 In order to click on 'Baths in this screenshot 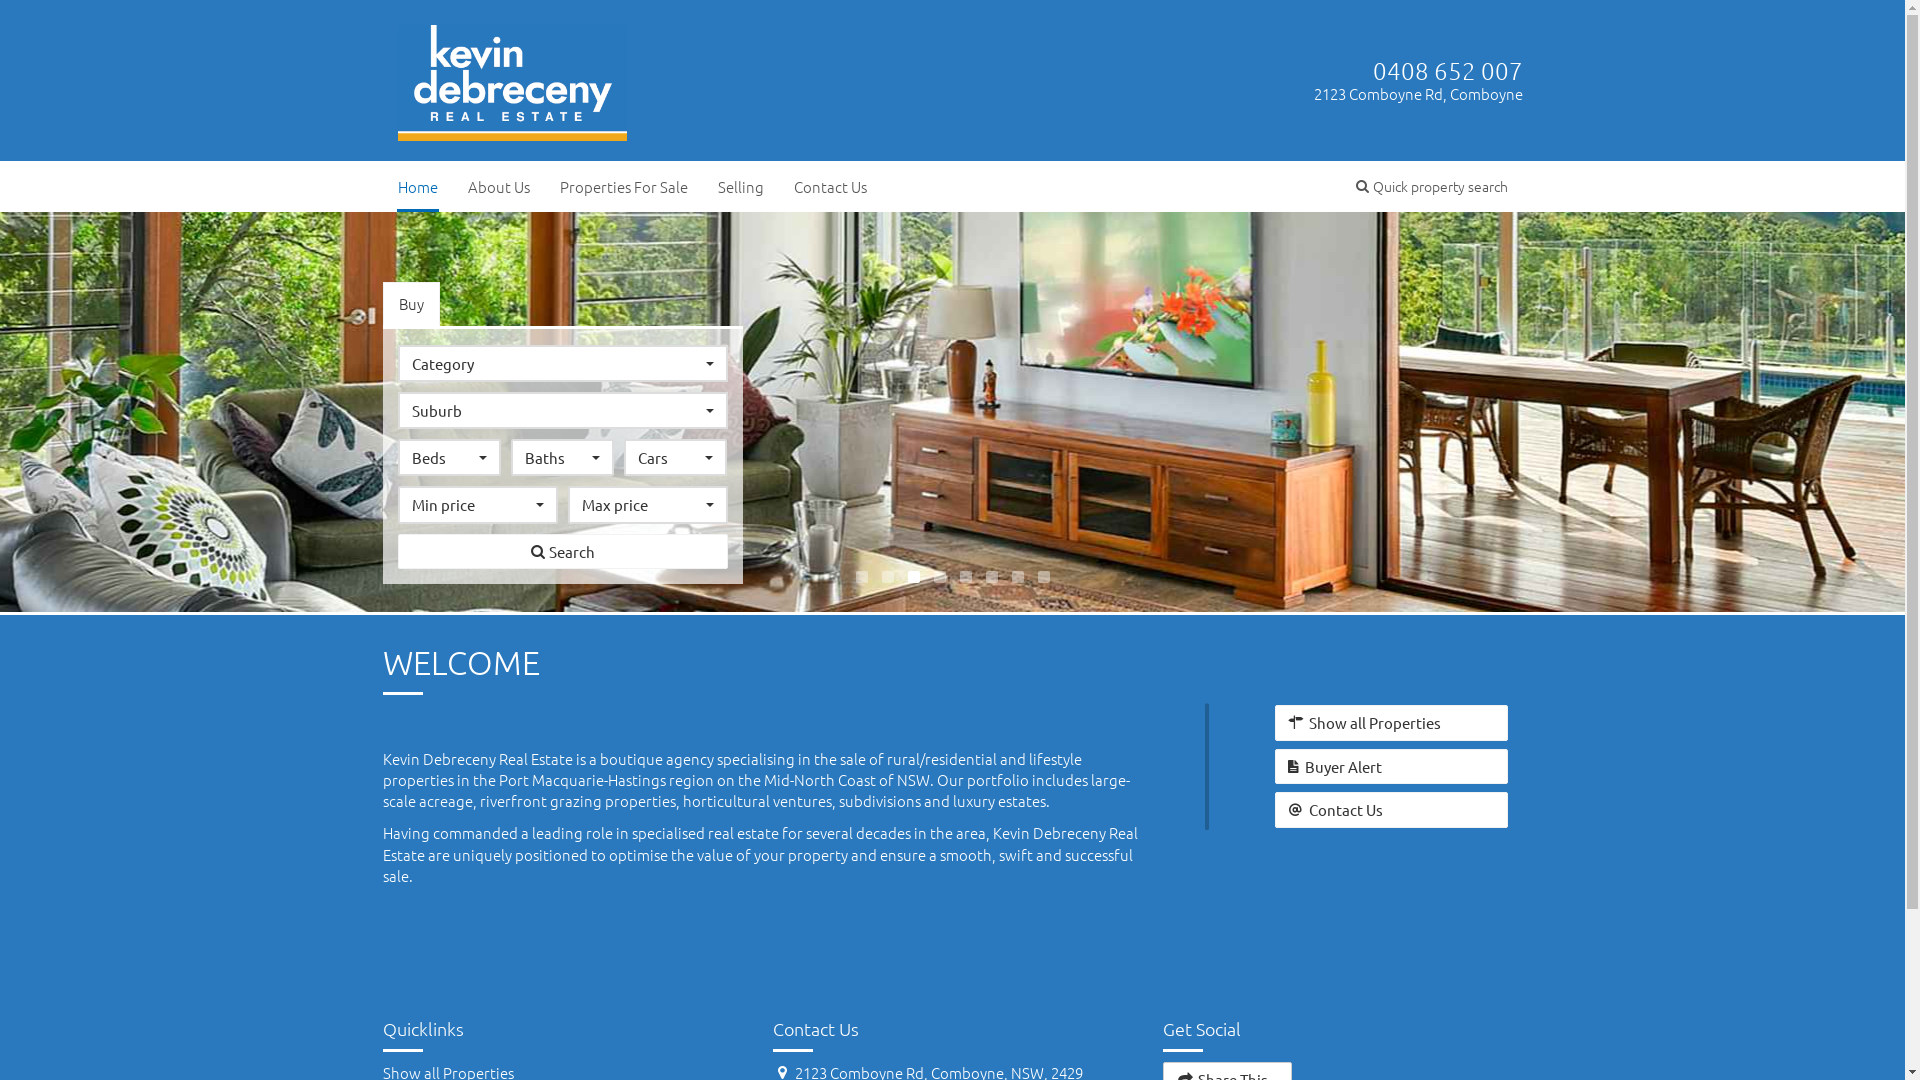, I will do `click(561, 457)`.